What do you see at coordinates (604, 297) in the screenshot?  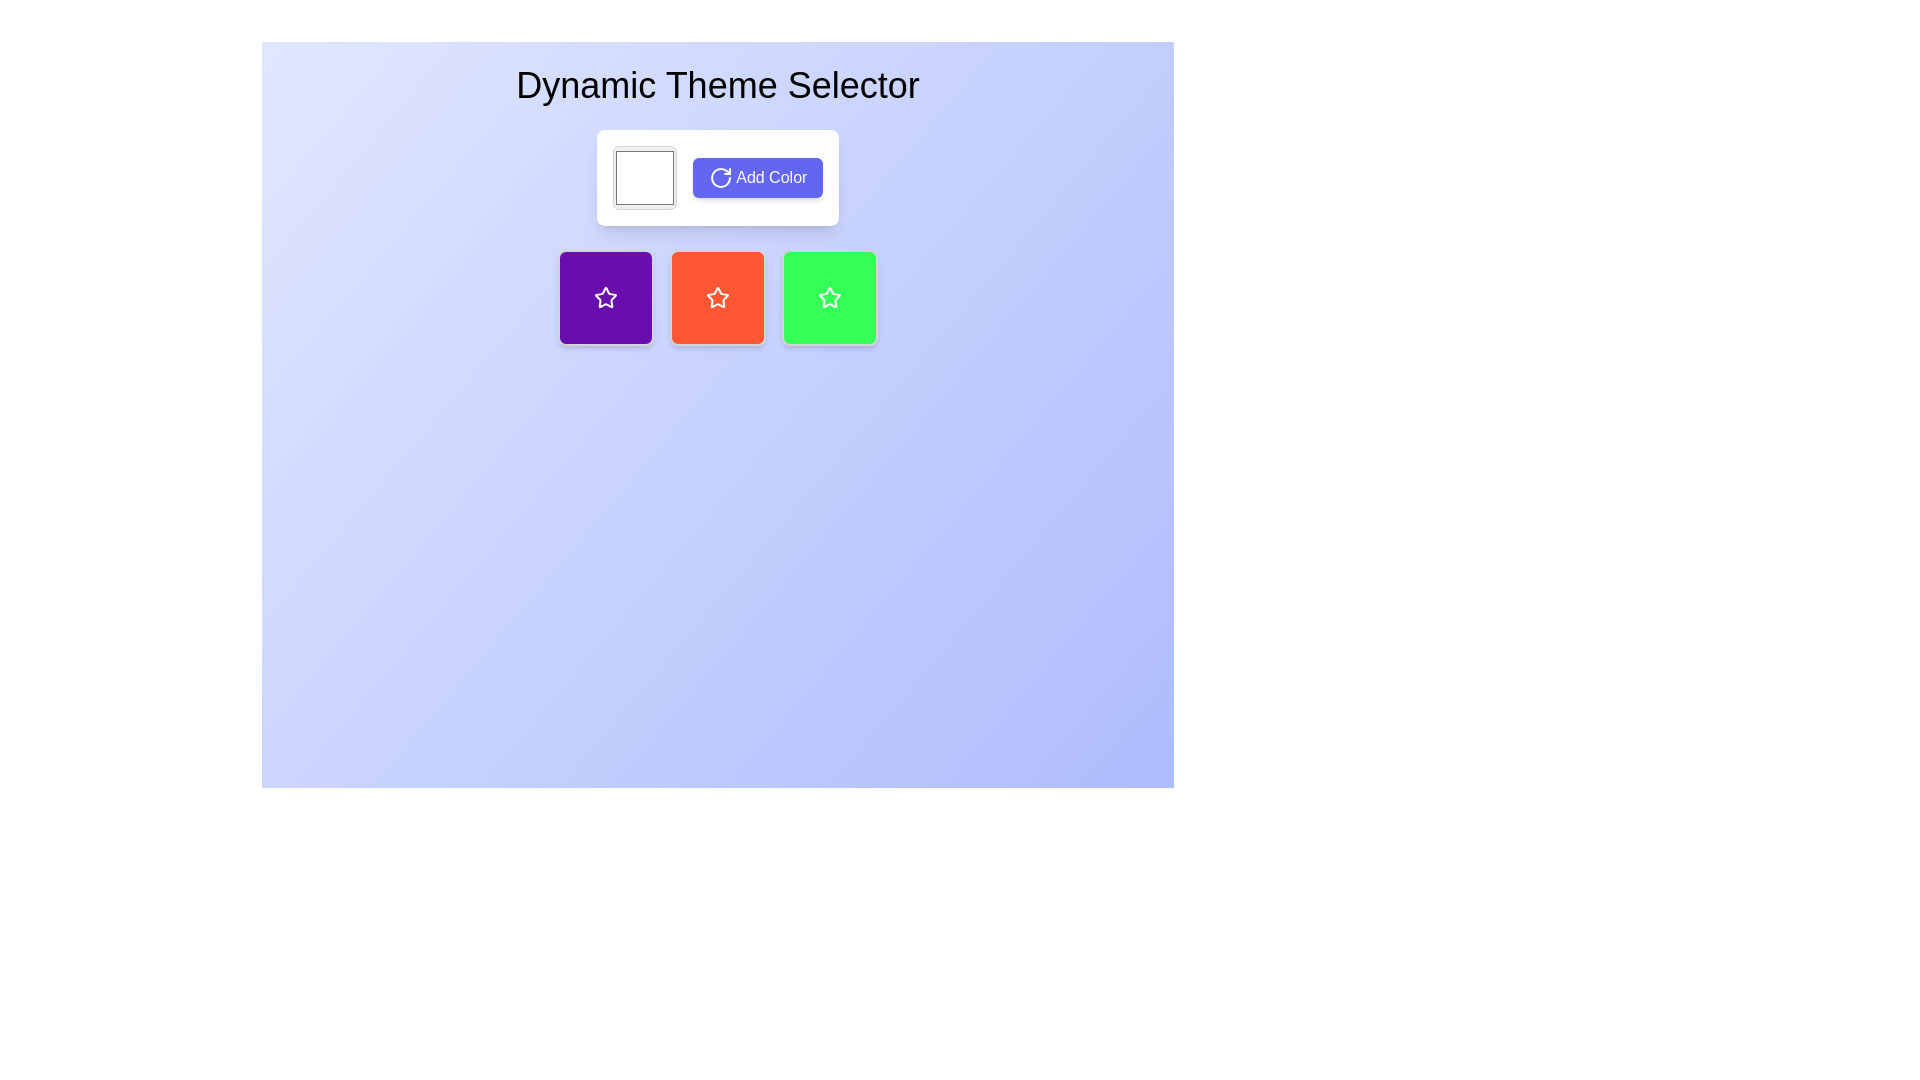 I see `the five-pointed star icon with a white outline on a purple square background` at bounding box center [604, 297].